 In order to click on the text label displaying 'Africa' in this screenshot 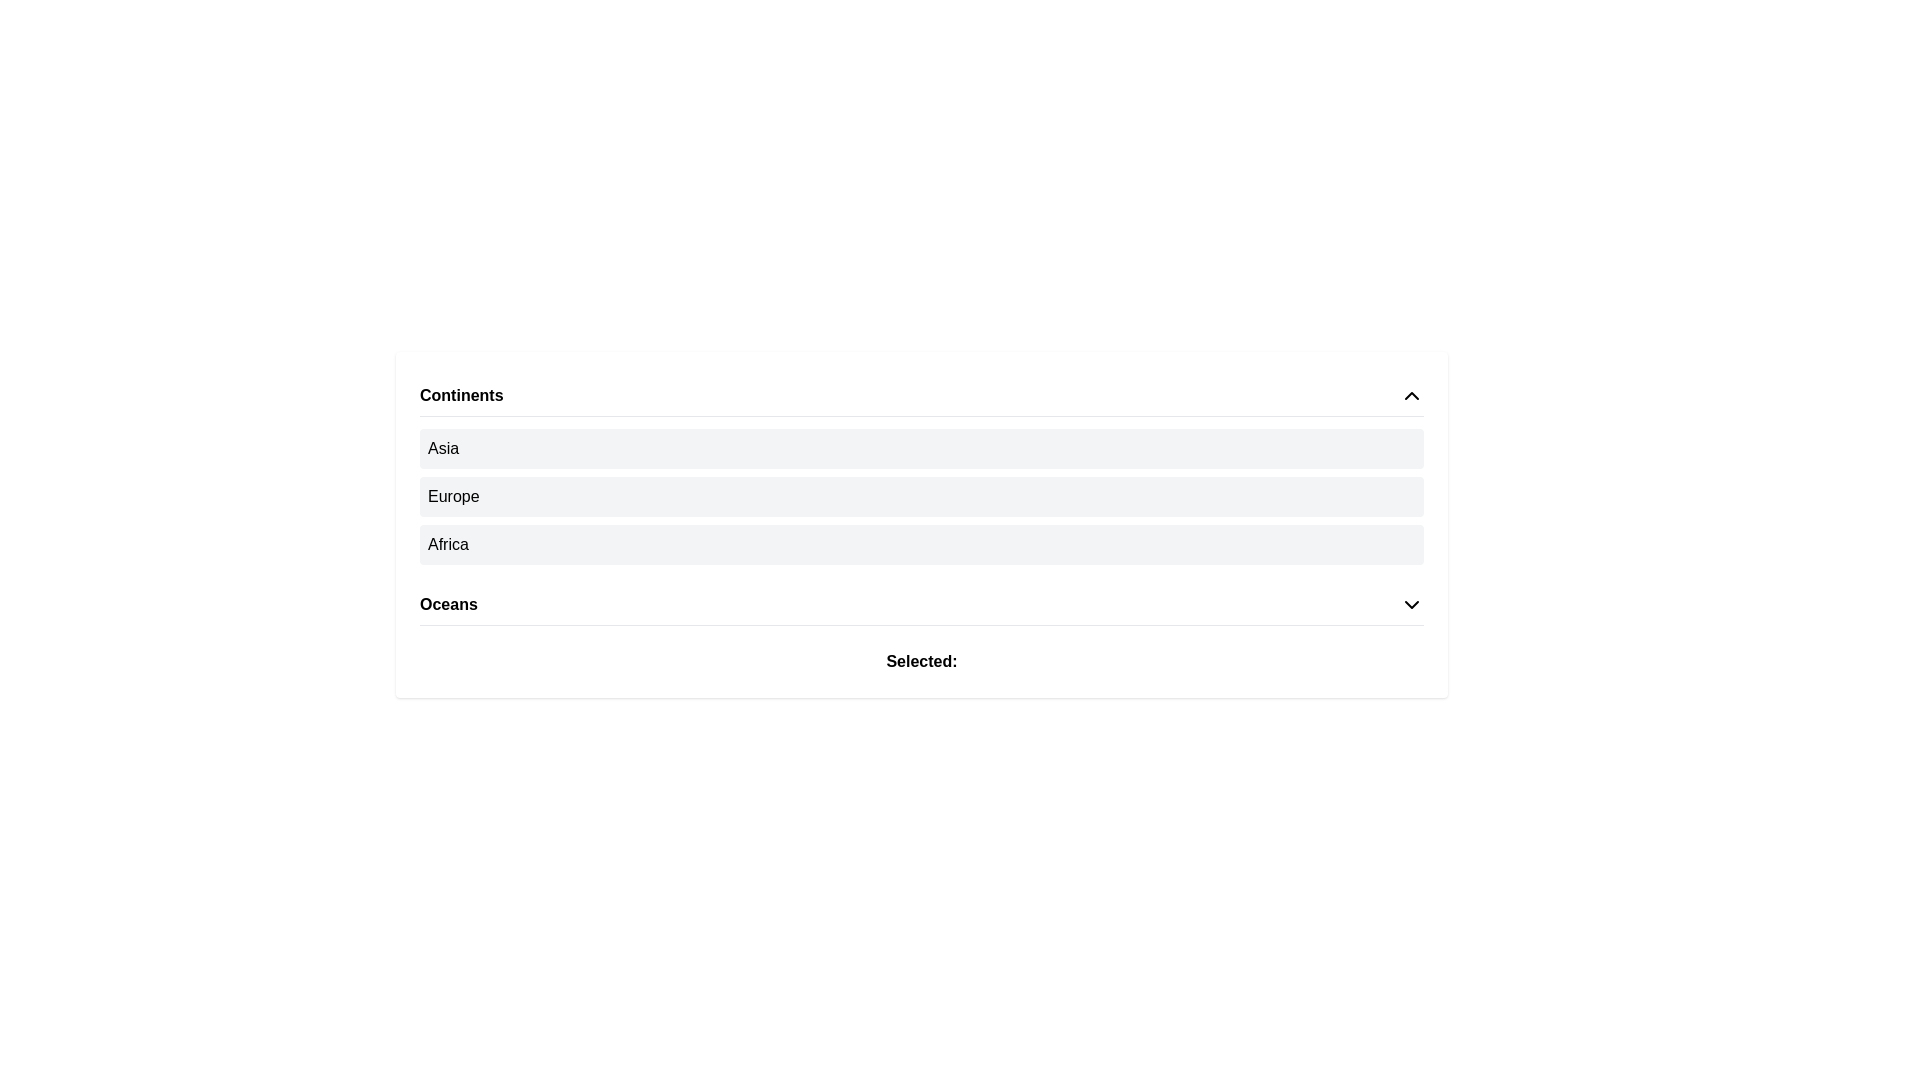, I will do `click(447, 544)`.